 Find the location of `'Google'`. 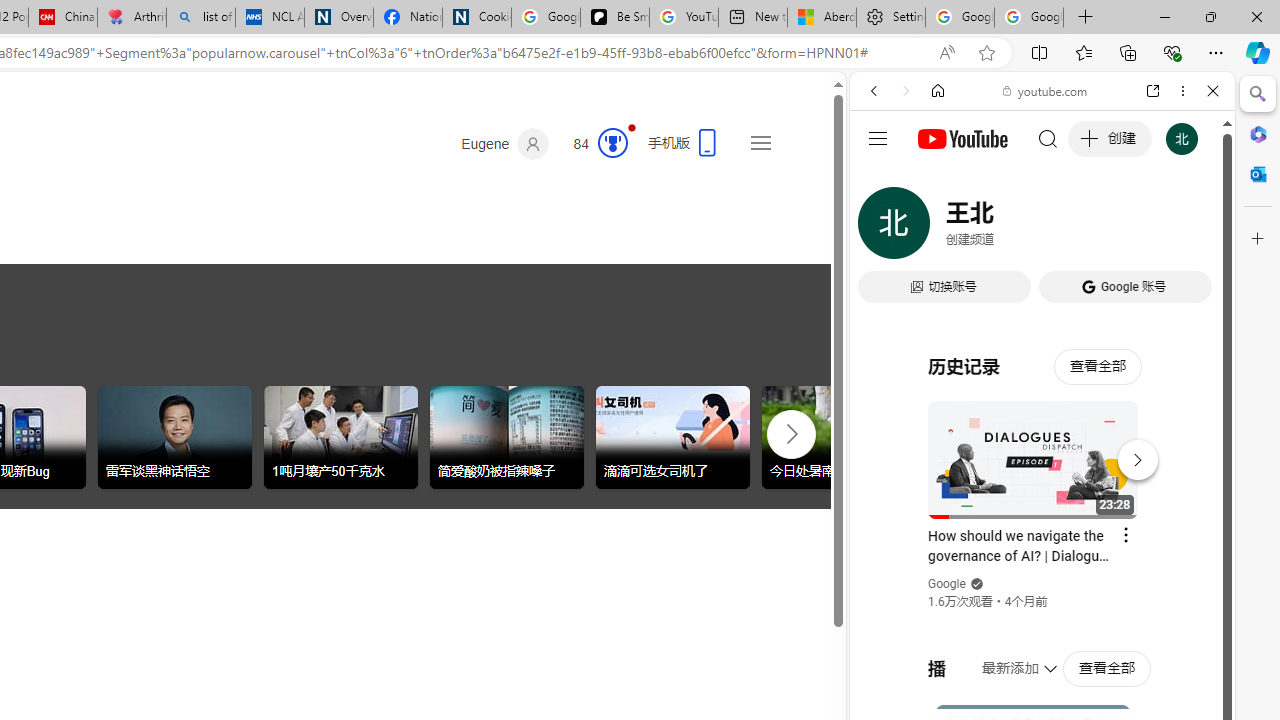

'Google' is located at coordinates (946, 584).